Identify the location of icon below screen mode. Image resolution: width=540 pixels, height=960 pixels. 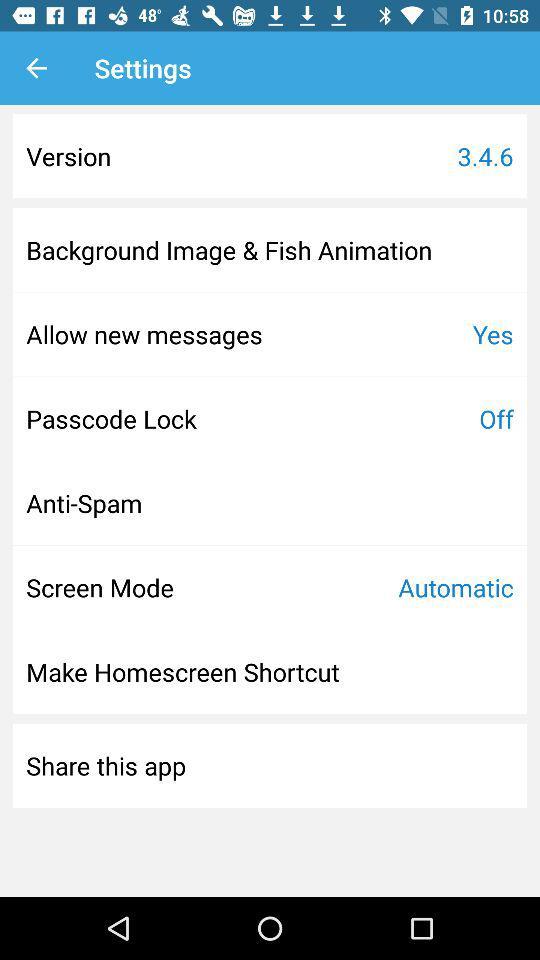
(183, 672).